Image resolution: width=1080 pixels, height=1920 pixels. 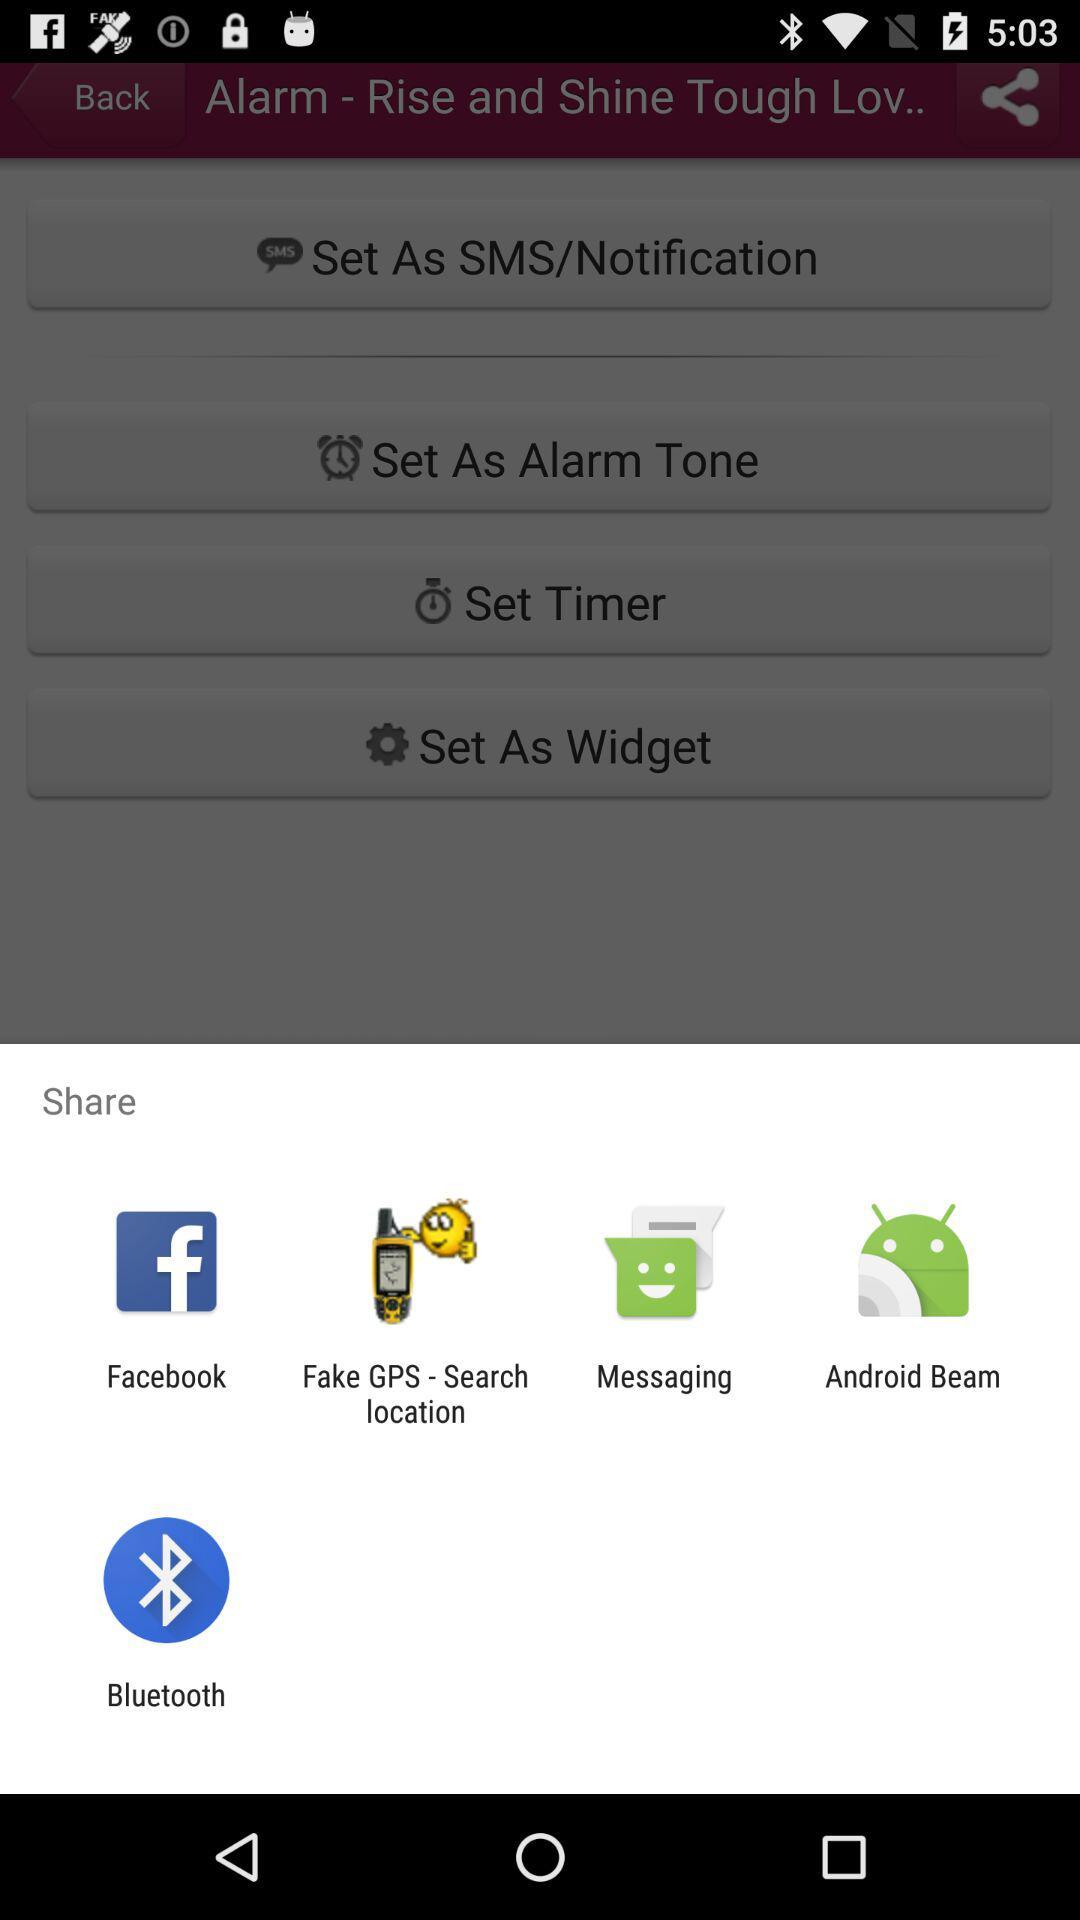 I want to click on bluetooth app, so click(x=165, y=1711).